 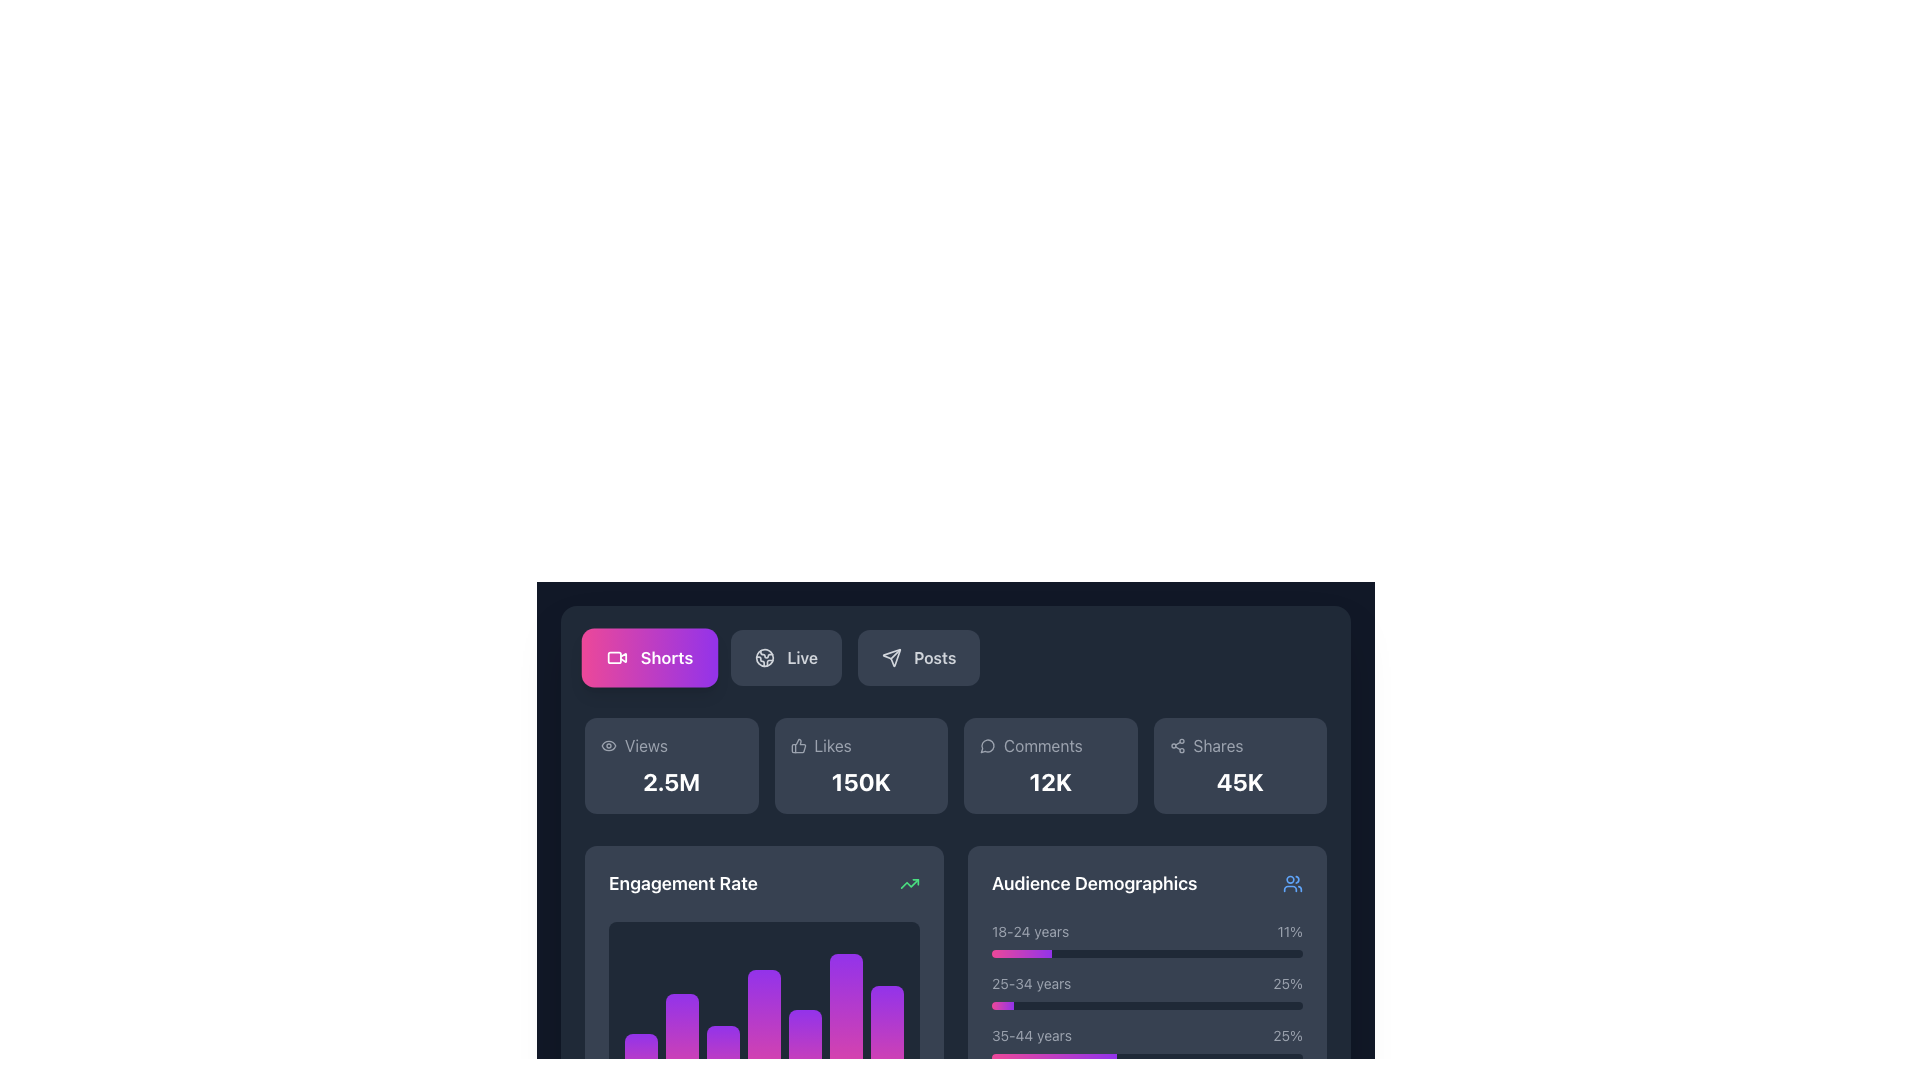 What do you see at coordinates (1042, 745) in the screenshot?
I see `the 'Comments' label, displayed in gray font within a dark-themed panel` at bounding box center [1042, 745].